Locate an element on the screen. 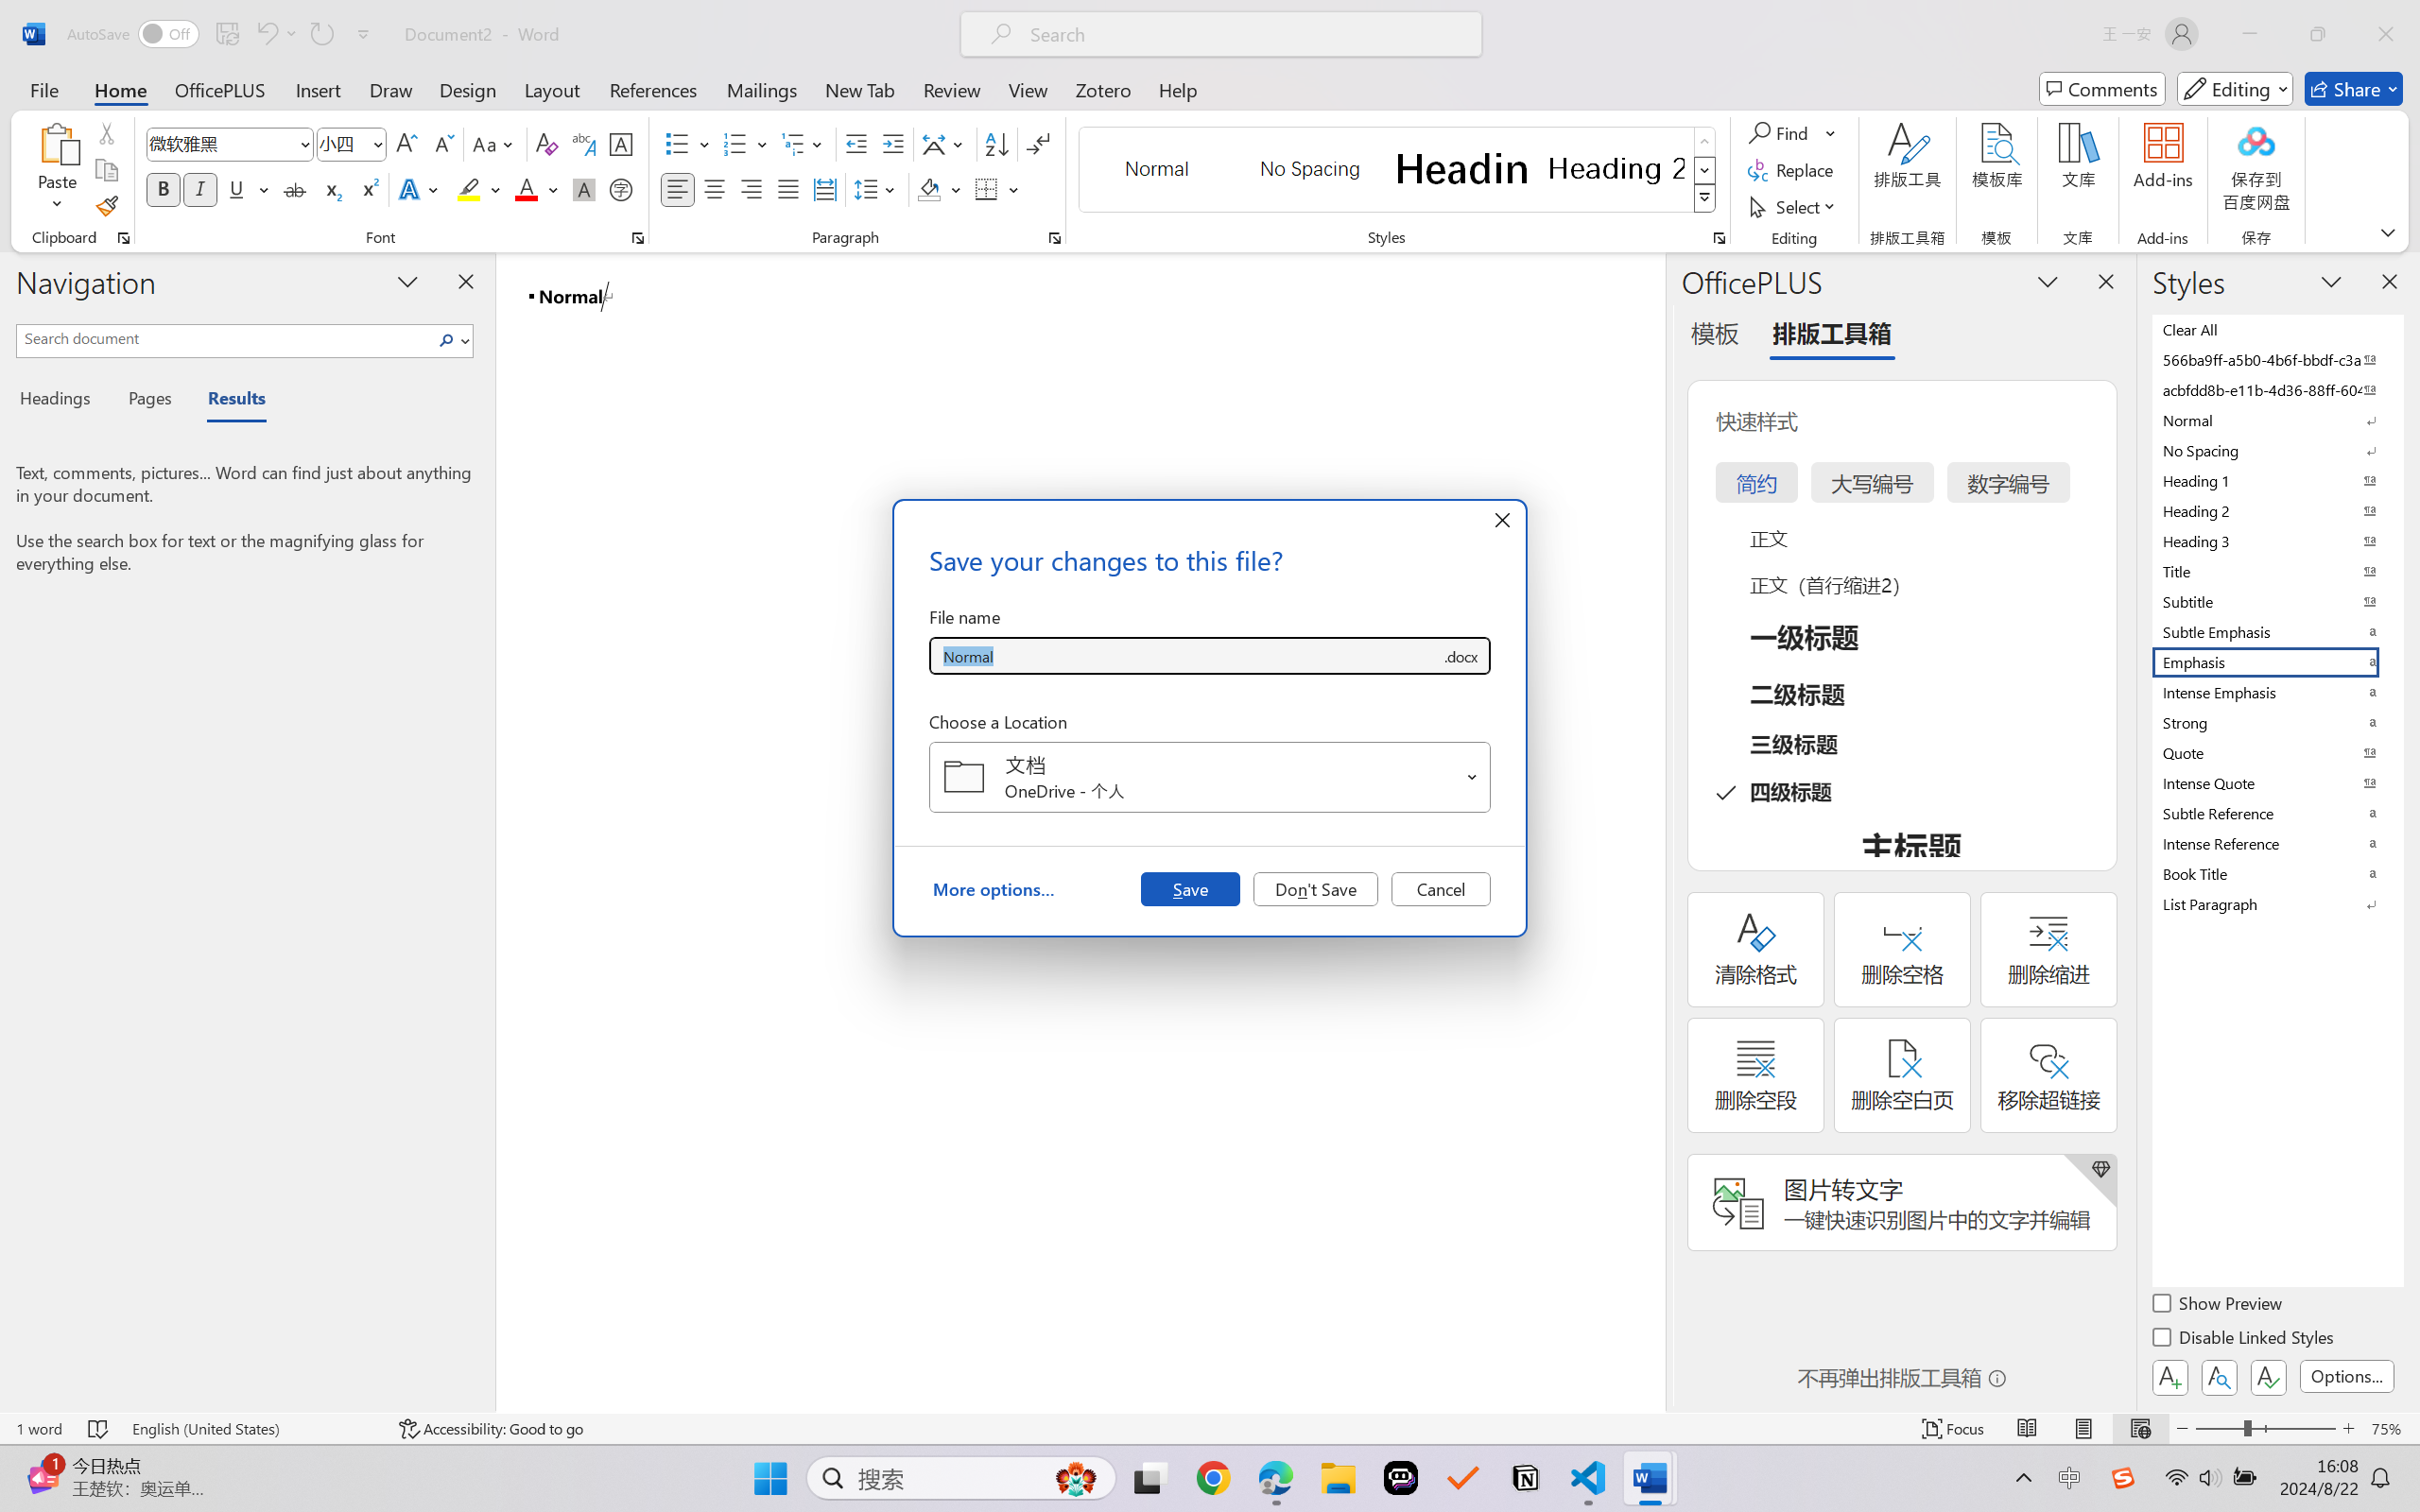  'Align Left' is located at coordinates (677, 188).